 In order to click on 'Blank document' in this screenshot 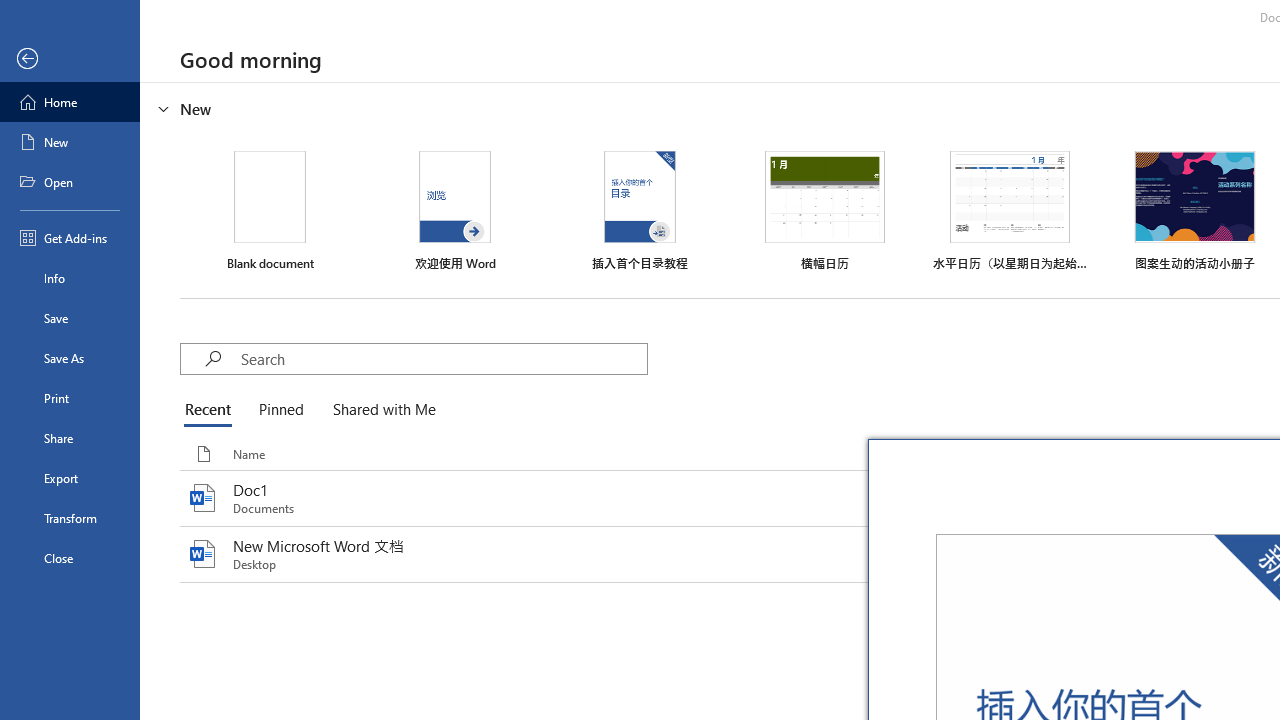, I will do `click(269, 211)`.